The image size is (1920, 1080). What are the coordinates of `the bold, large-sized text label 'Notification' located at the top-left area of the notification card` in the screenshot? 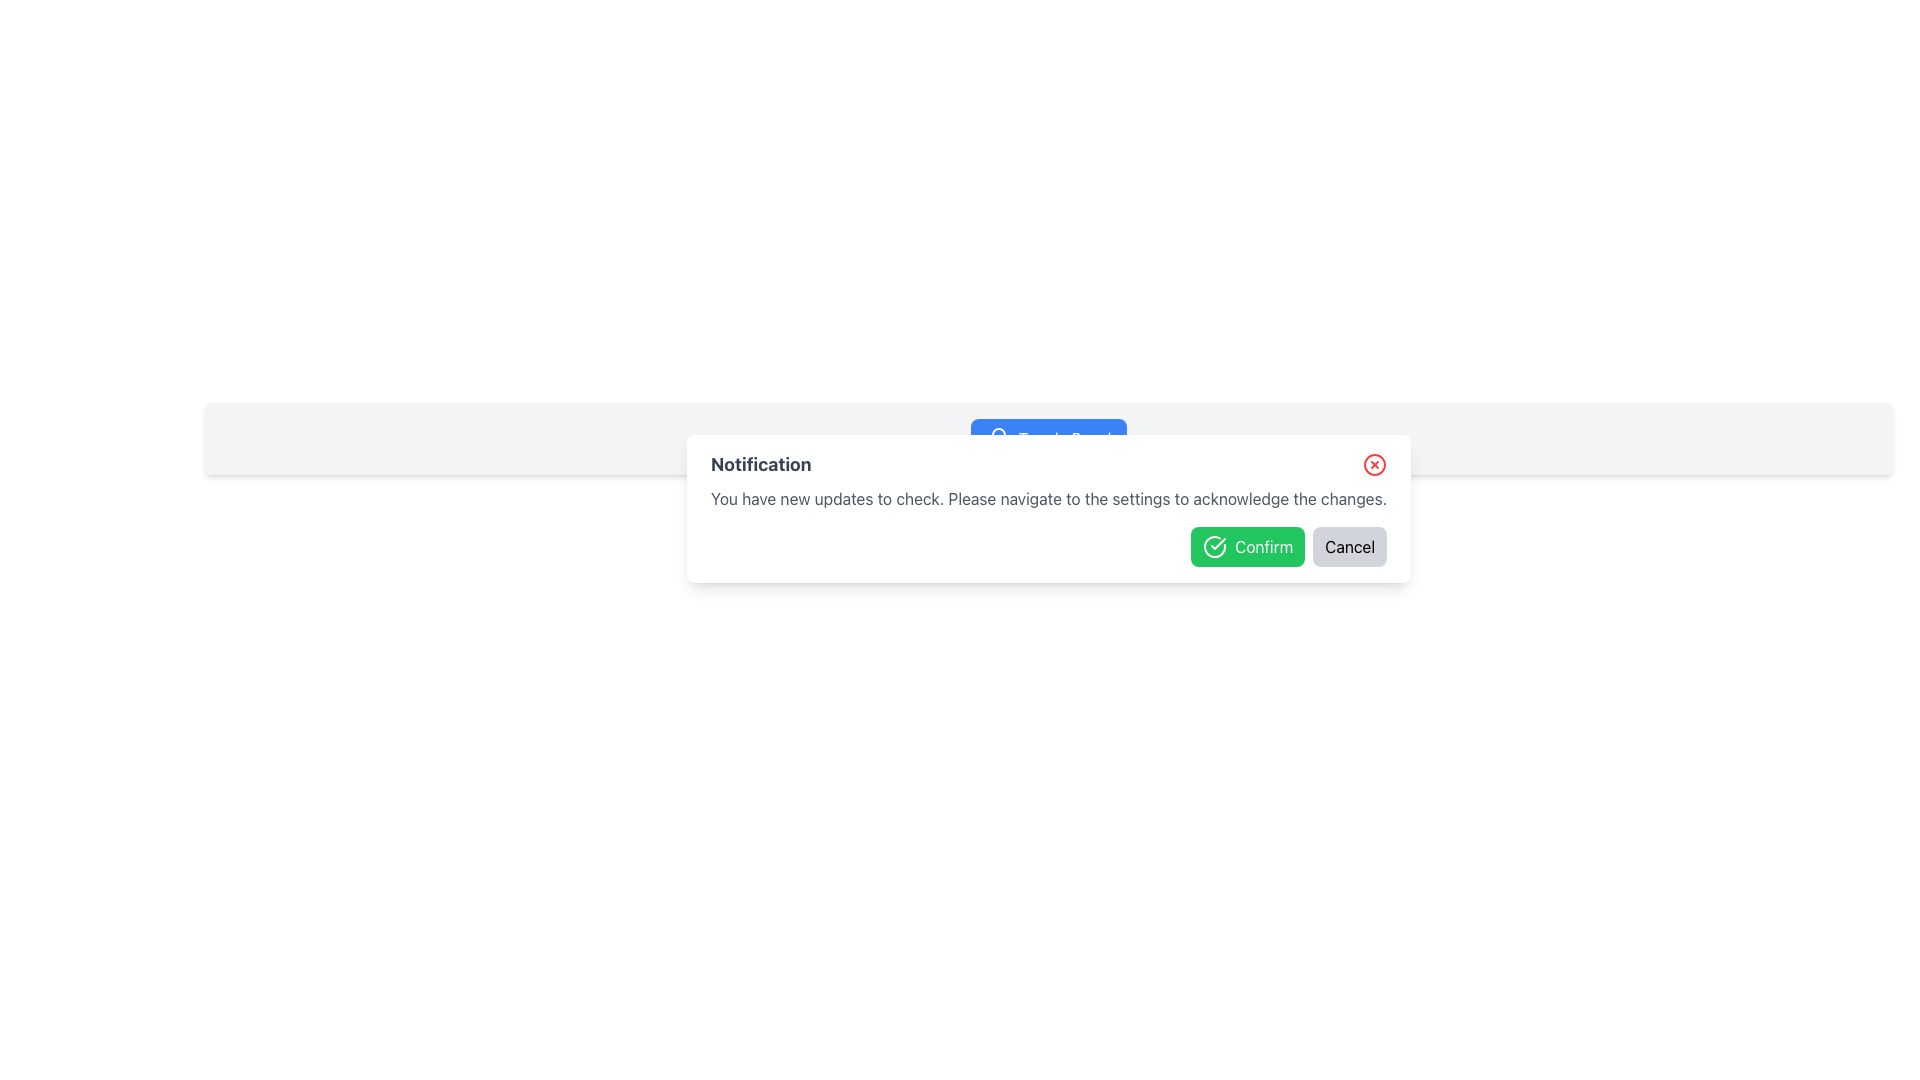 It's located at (760, 465).